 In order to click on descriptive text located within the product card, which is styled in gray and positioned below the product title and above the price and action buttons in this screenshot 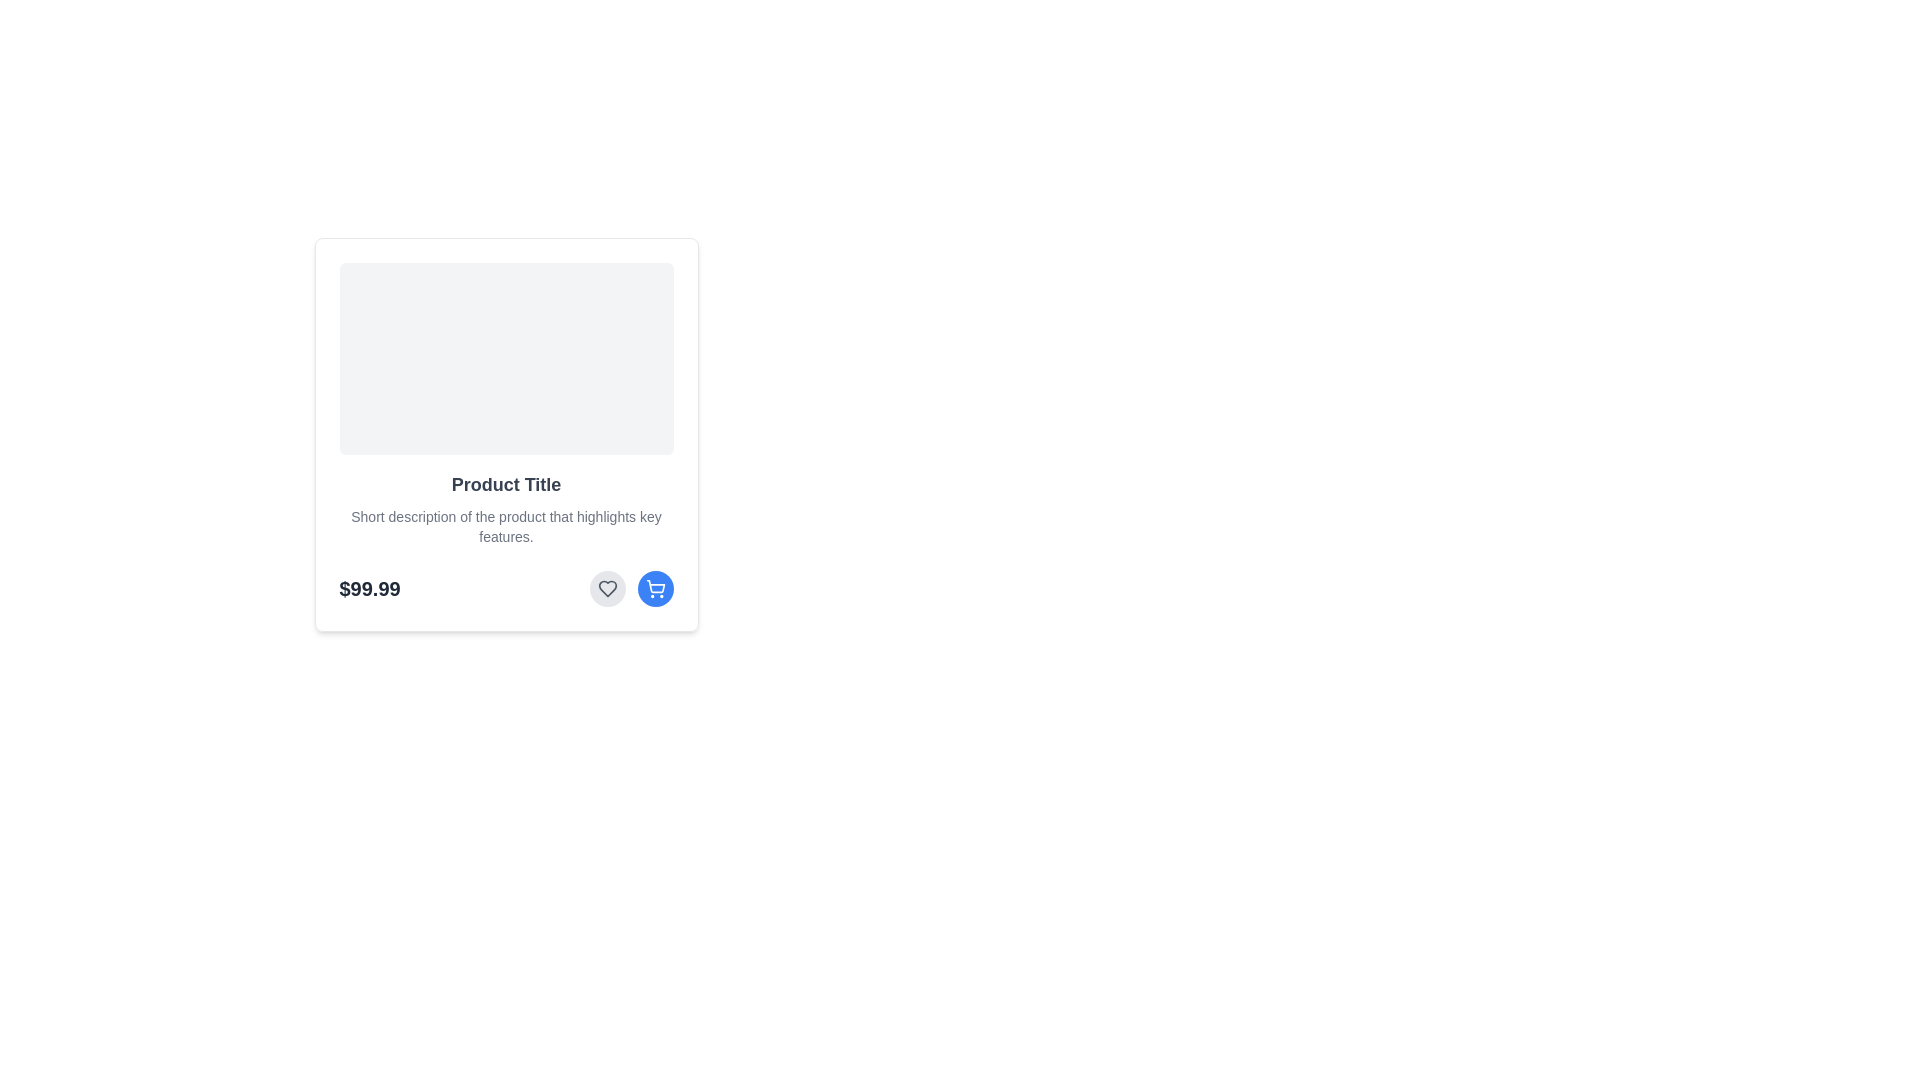, I will do `click(506, 526)`.